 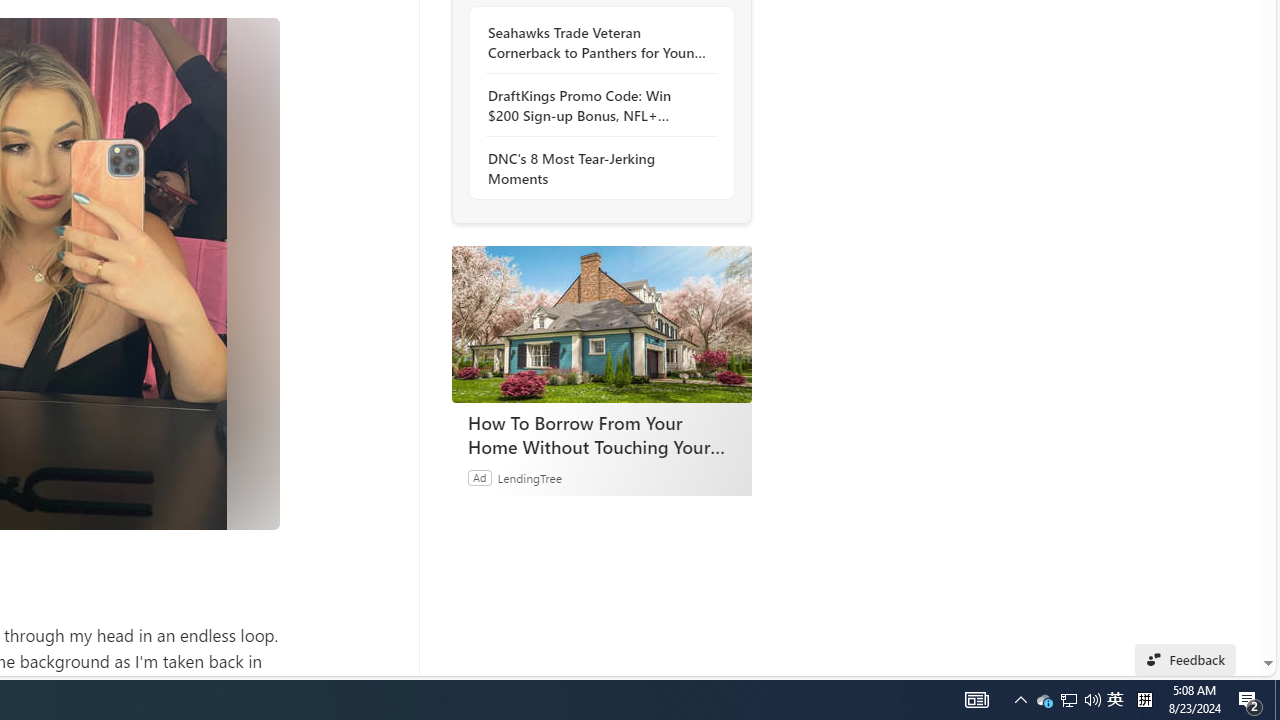 What do you see at coordinates (595, 167) in the screenshot?
I see `'DNC'` at bounding box center [595, 167].